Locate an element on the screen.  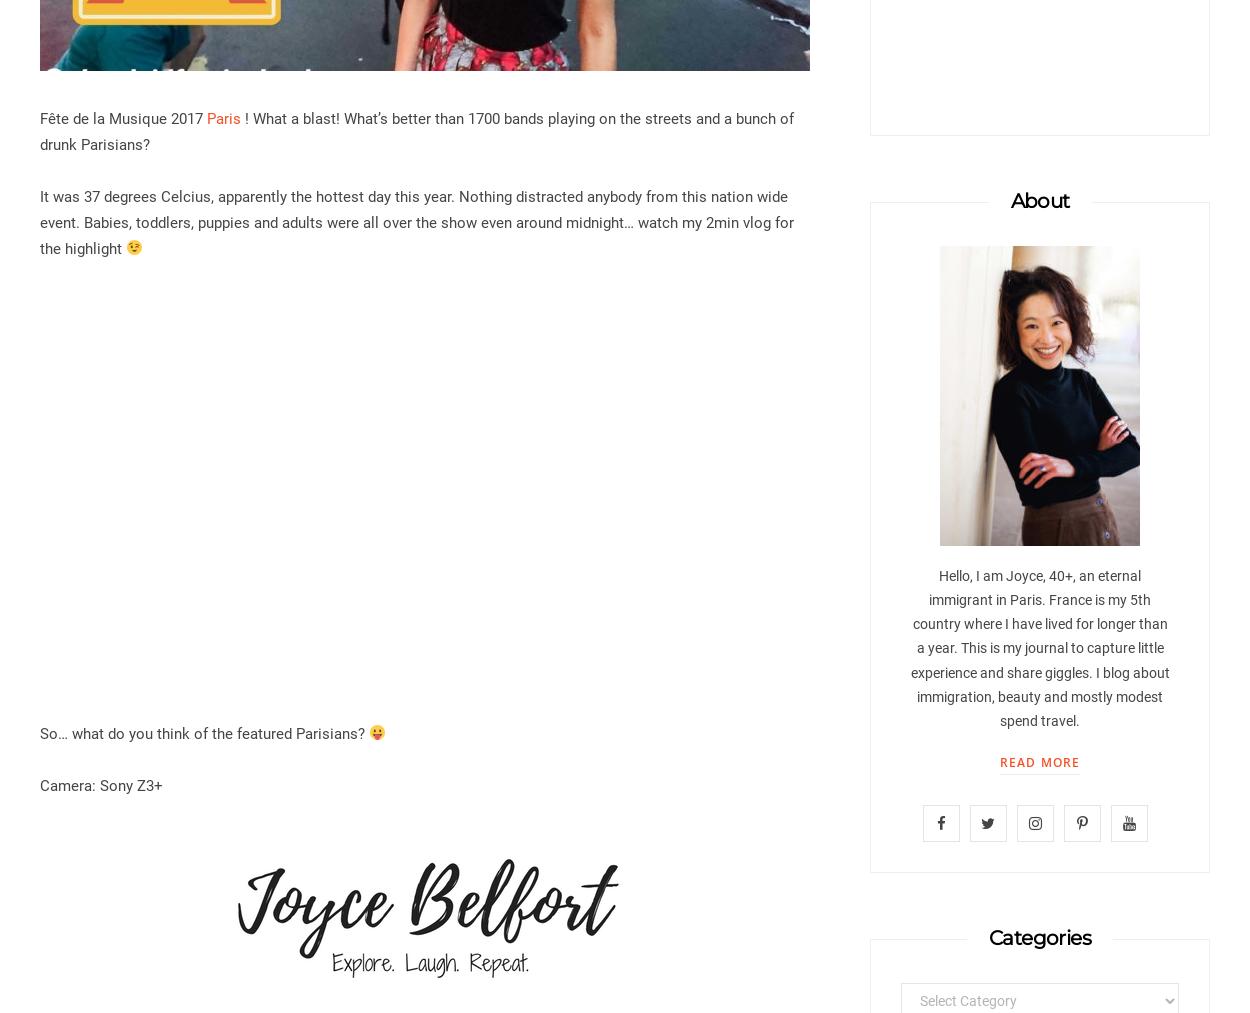
'! What a blast! What’s better than 1700 bands playing on the streets and a bunch of drunk Parisians?' is located at coordinates (417, 130).